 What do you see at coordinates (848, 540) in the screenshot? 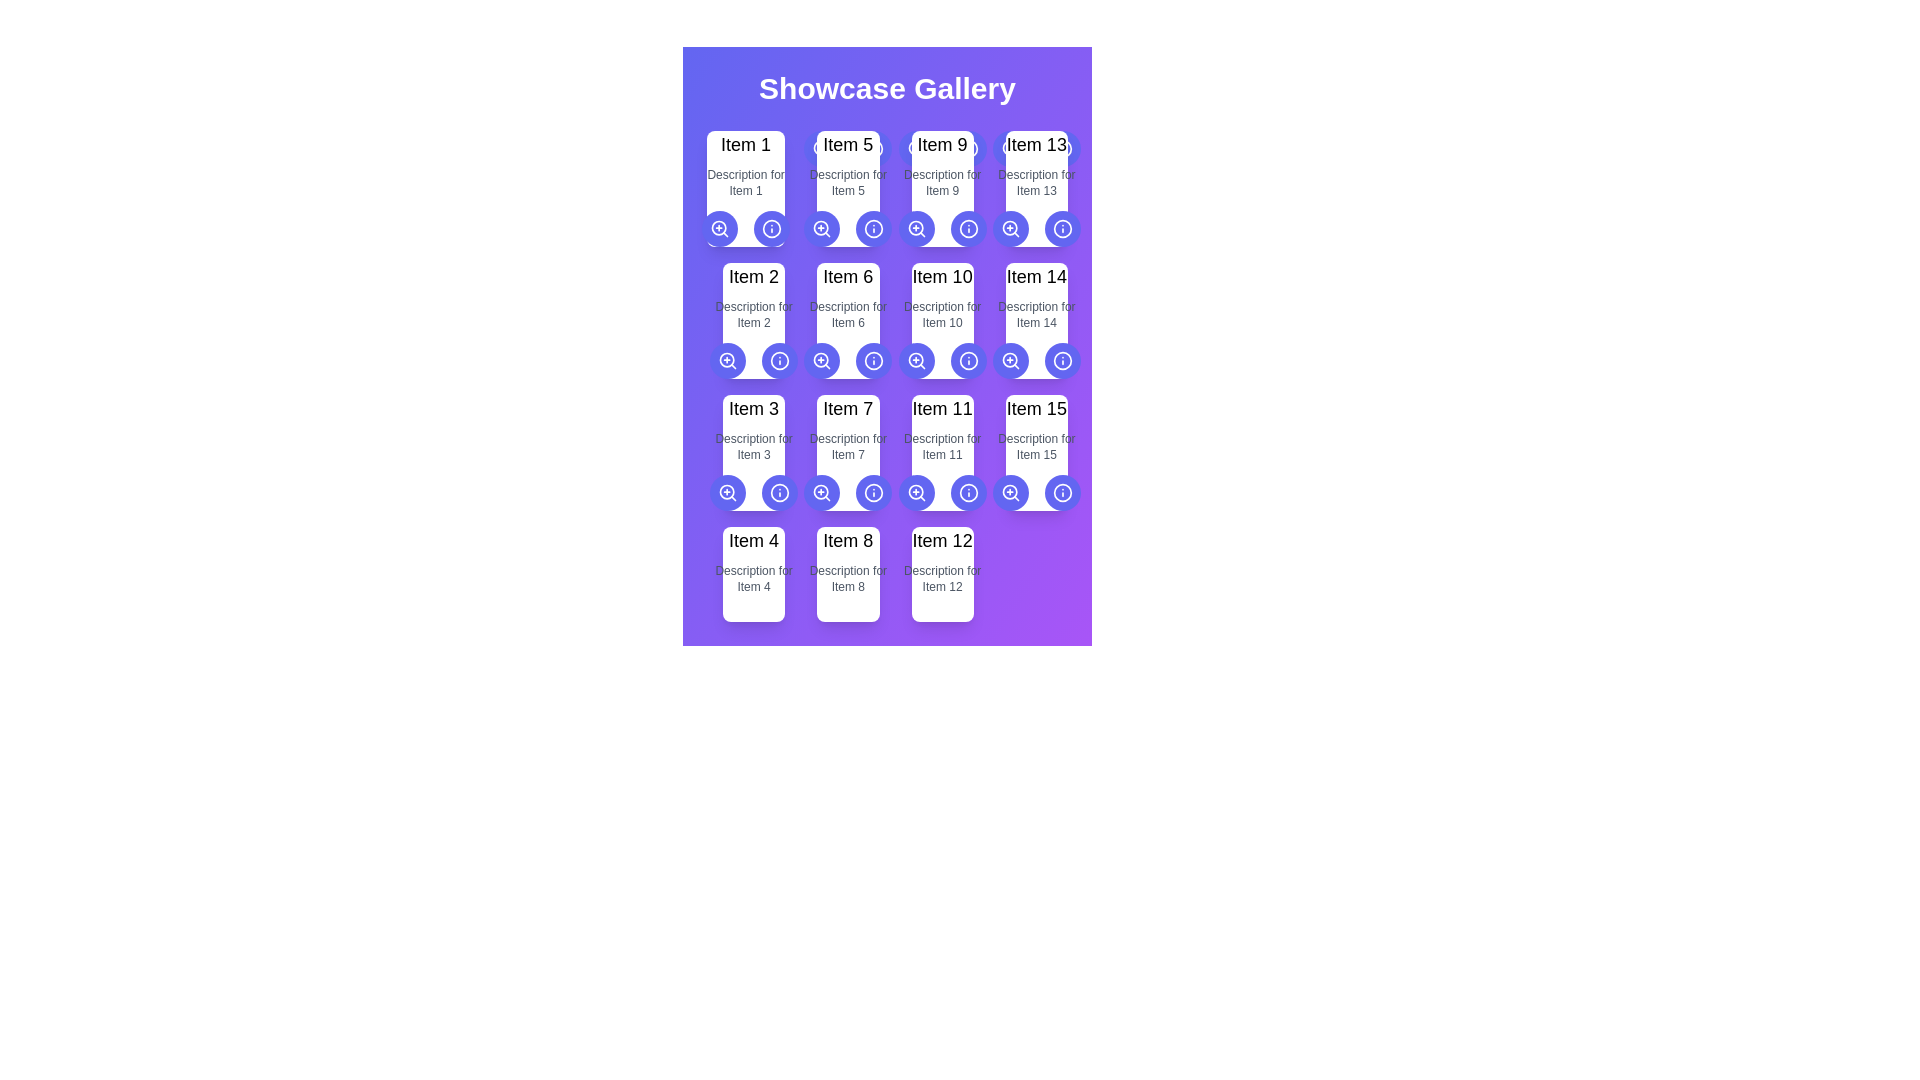
I see `the text label located in the fourth row and second column of the grid layout` at bounding box center [848, 540].